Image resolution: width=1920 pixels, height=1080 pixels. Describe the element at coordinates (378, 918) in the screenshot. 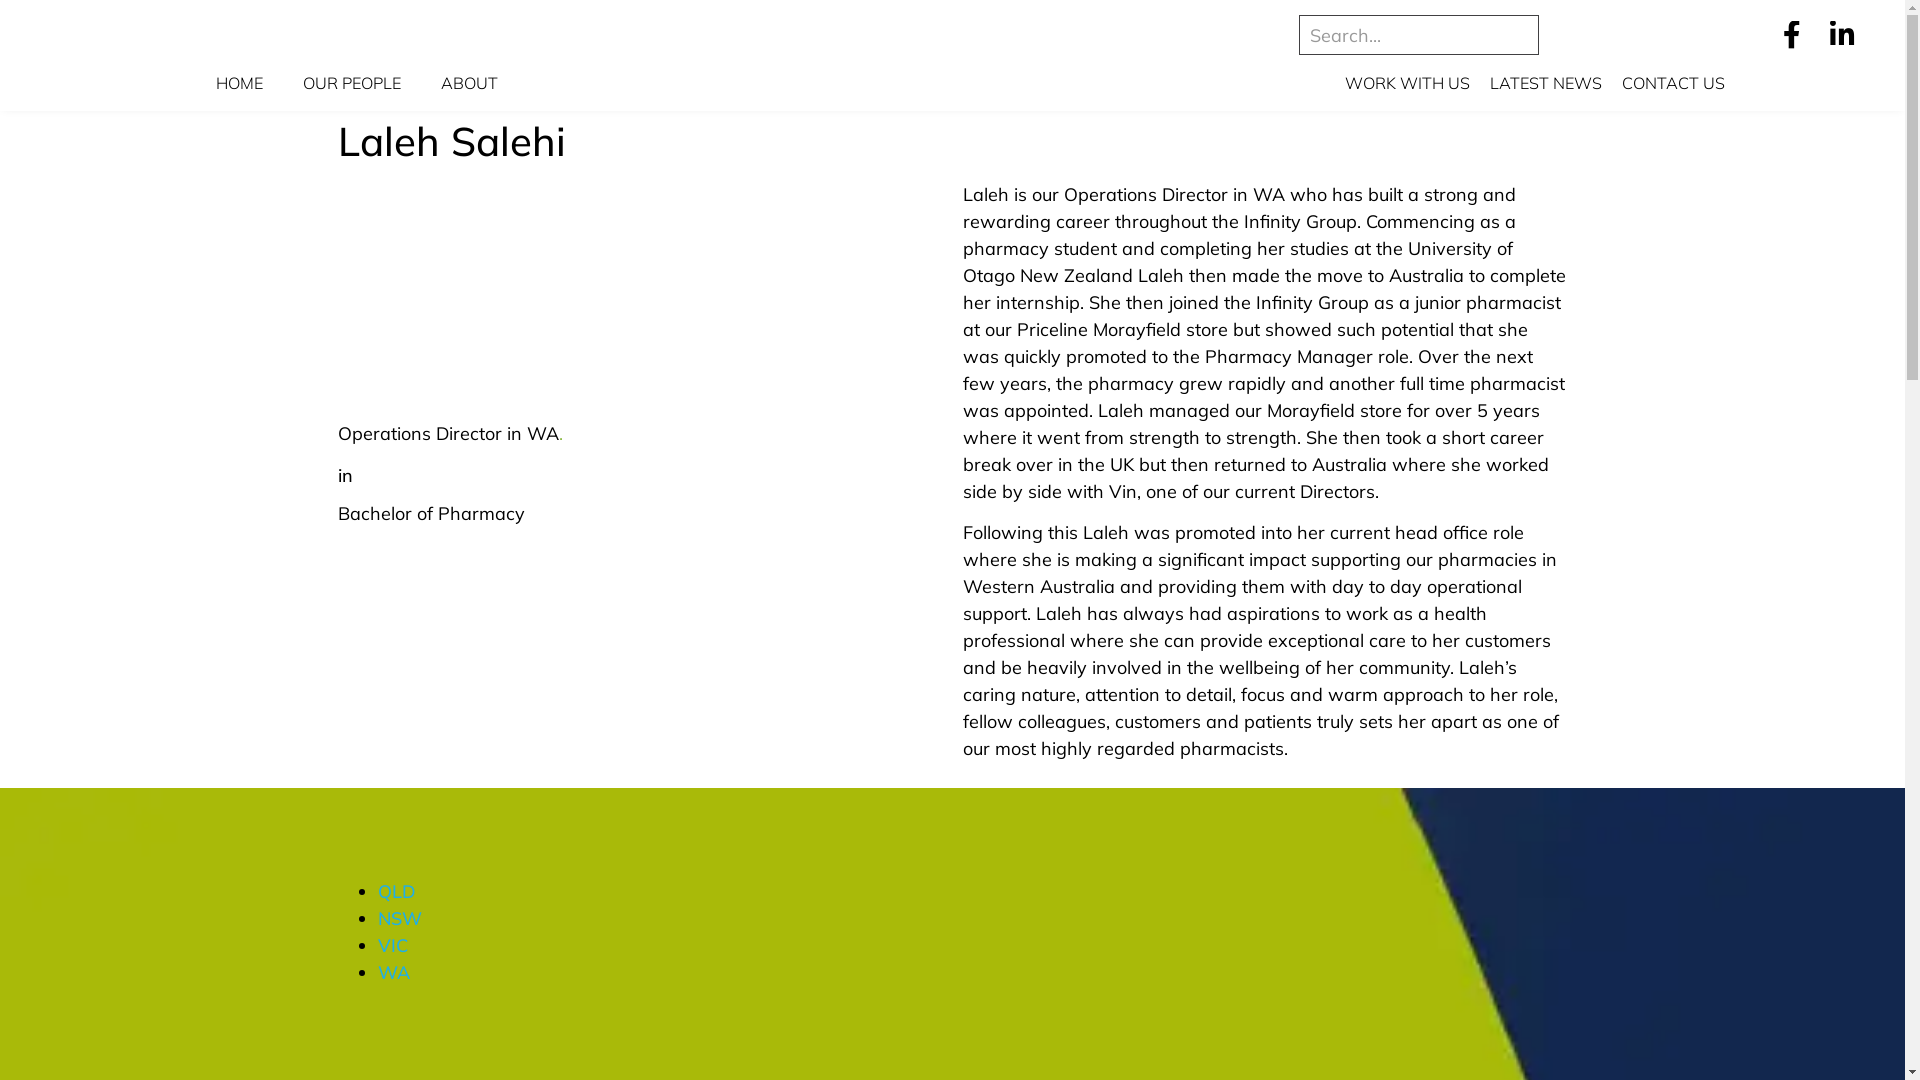

I see `'NSW'` at that location.